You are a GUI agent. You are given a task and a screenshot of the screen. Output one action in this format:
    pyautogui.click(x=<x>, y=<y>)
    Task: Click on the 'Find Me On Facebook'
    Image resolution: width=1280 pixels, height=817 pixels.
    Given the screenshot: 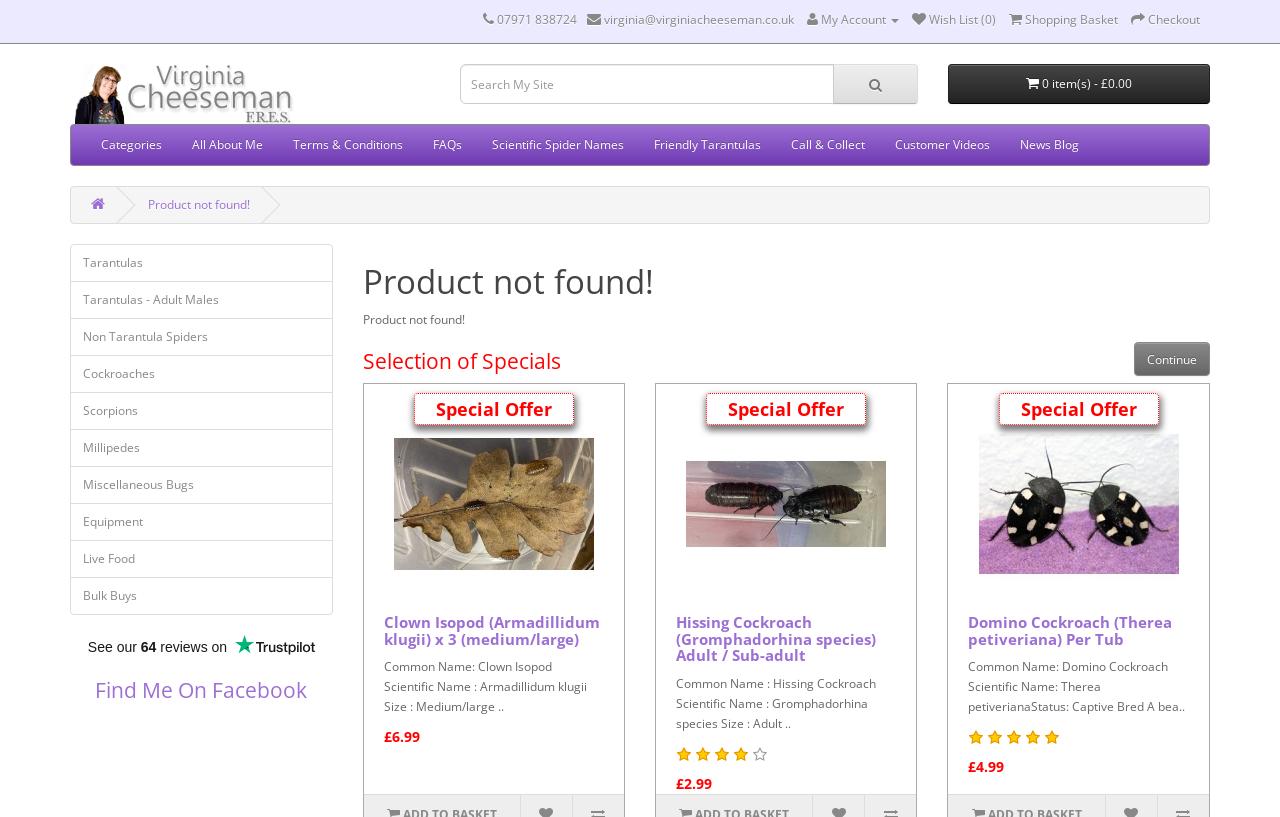 What is the action you would take?
    pyautogui.click(x=93, y=689)
    